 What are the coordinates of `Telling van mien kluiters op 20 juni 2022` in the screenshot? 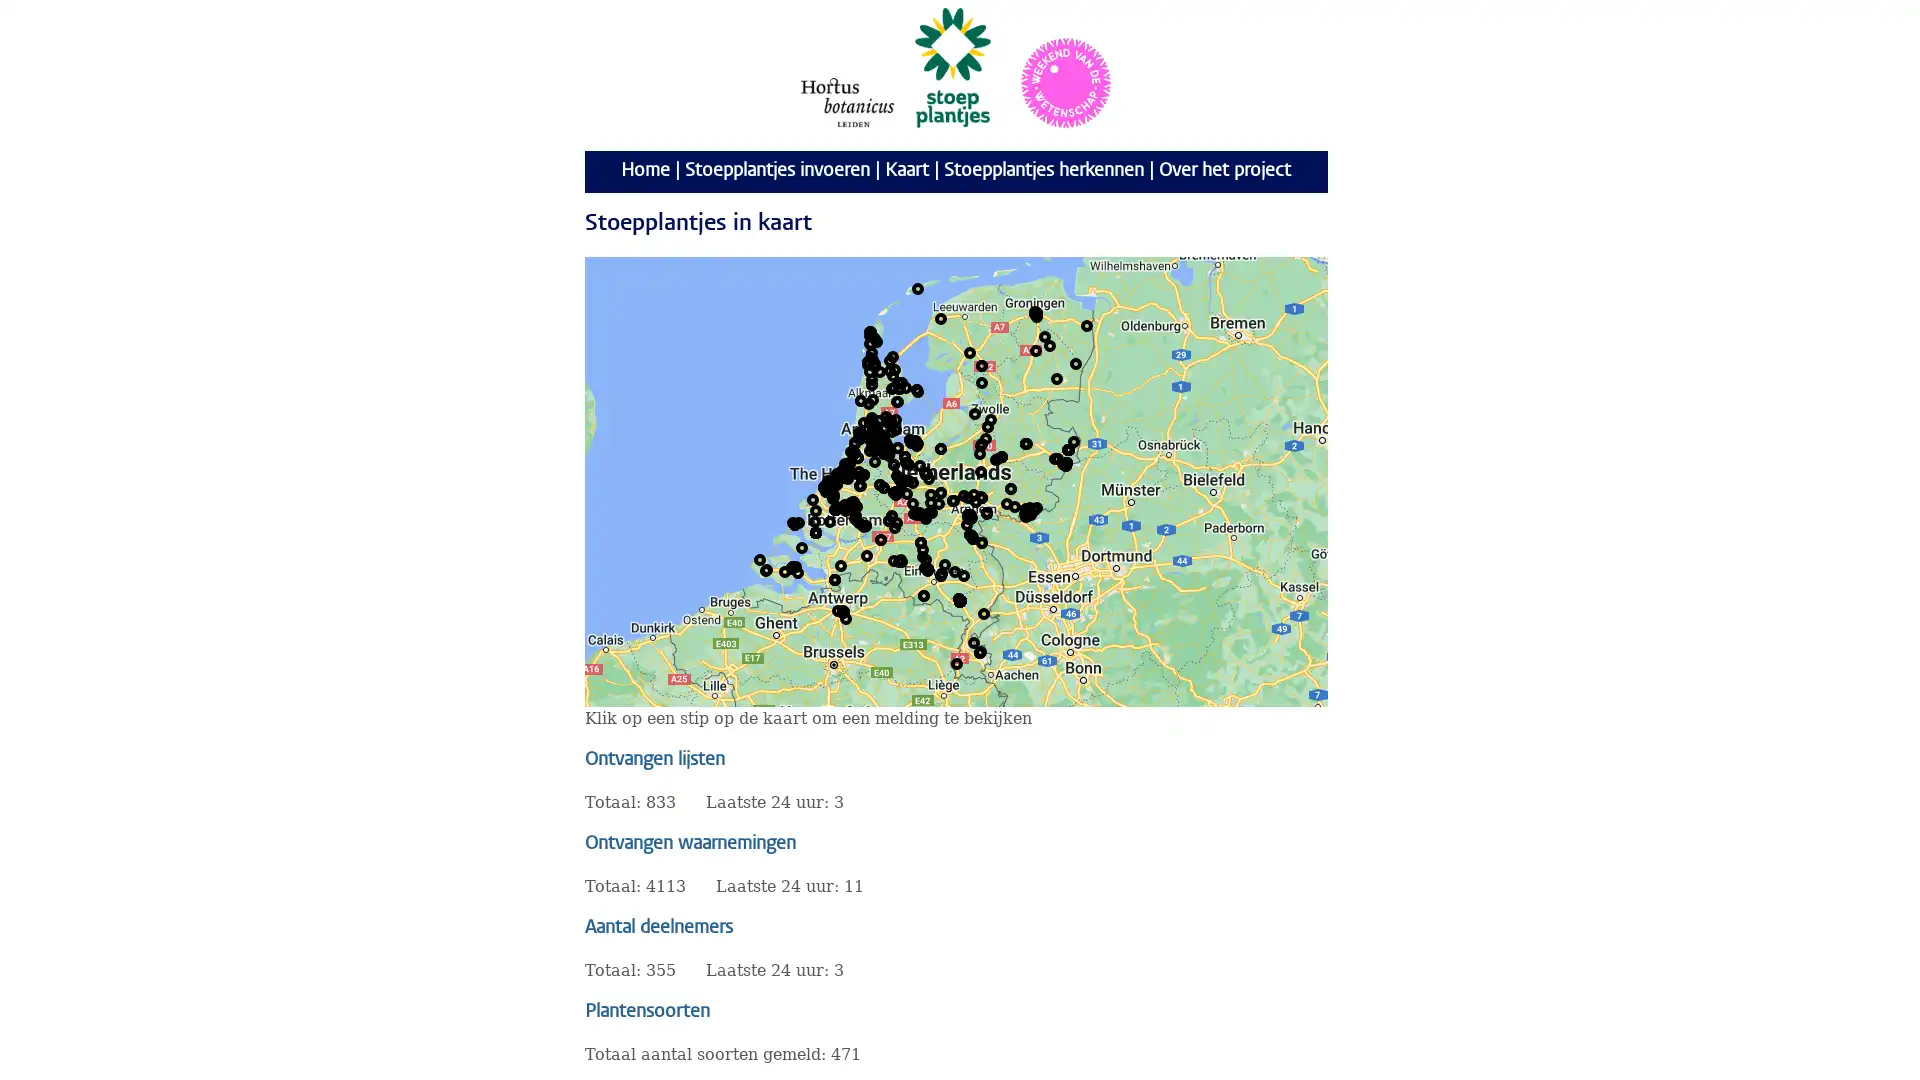 It's located at (848, 470).